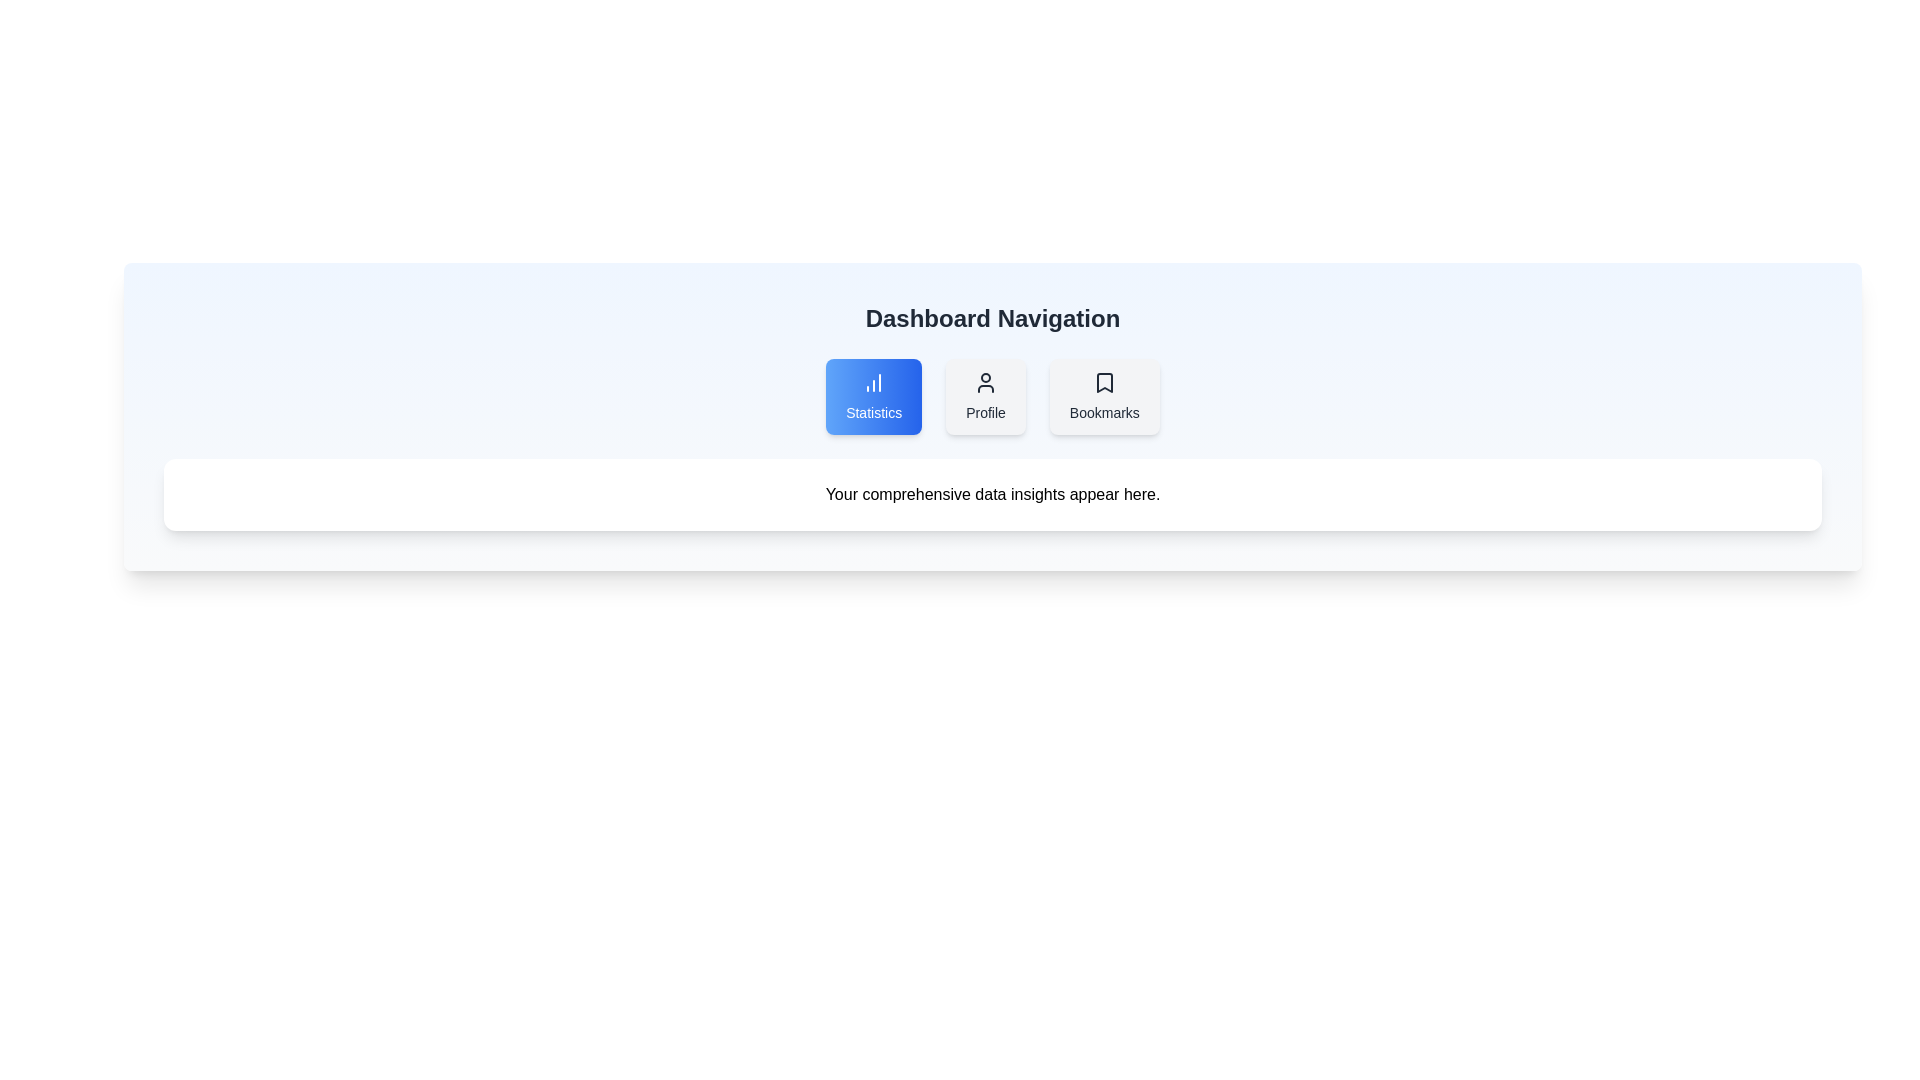  What do you see at coordinates (874, 397) in the screenshot?
I see `the 'Statistics' button, which has a gradient background and an icon of increasing bars, located in the horizontal navigation bar below the 'Dashboard Navigation' header` at bounding box center [874, 397].